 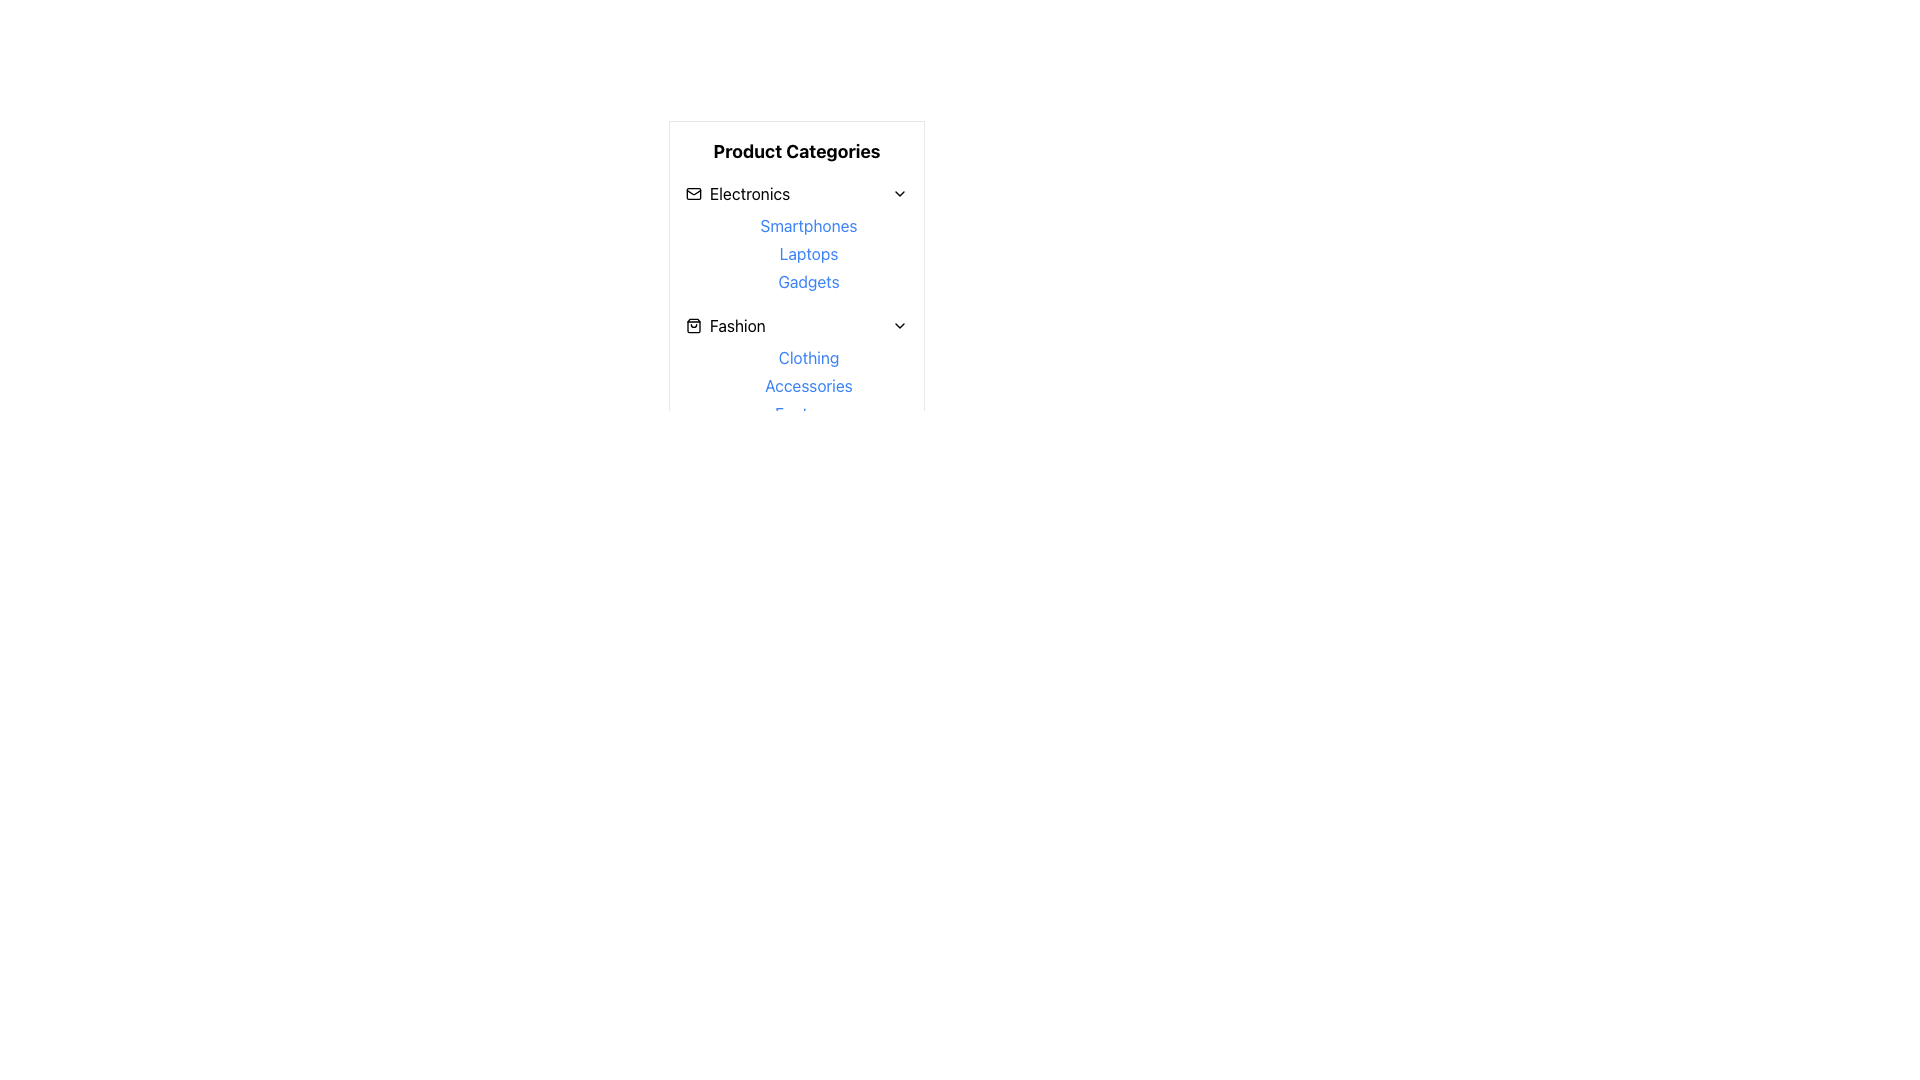 What do you see at coordinates (809, 385) in the screenshot?
I see `the 'Accessories' text link located in the 'Fashion' category` at bounding box center [809, 385].